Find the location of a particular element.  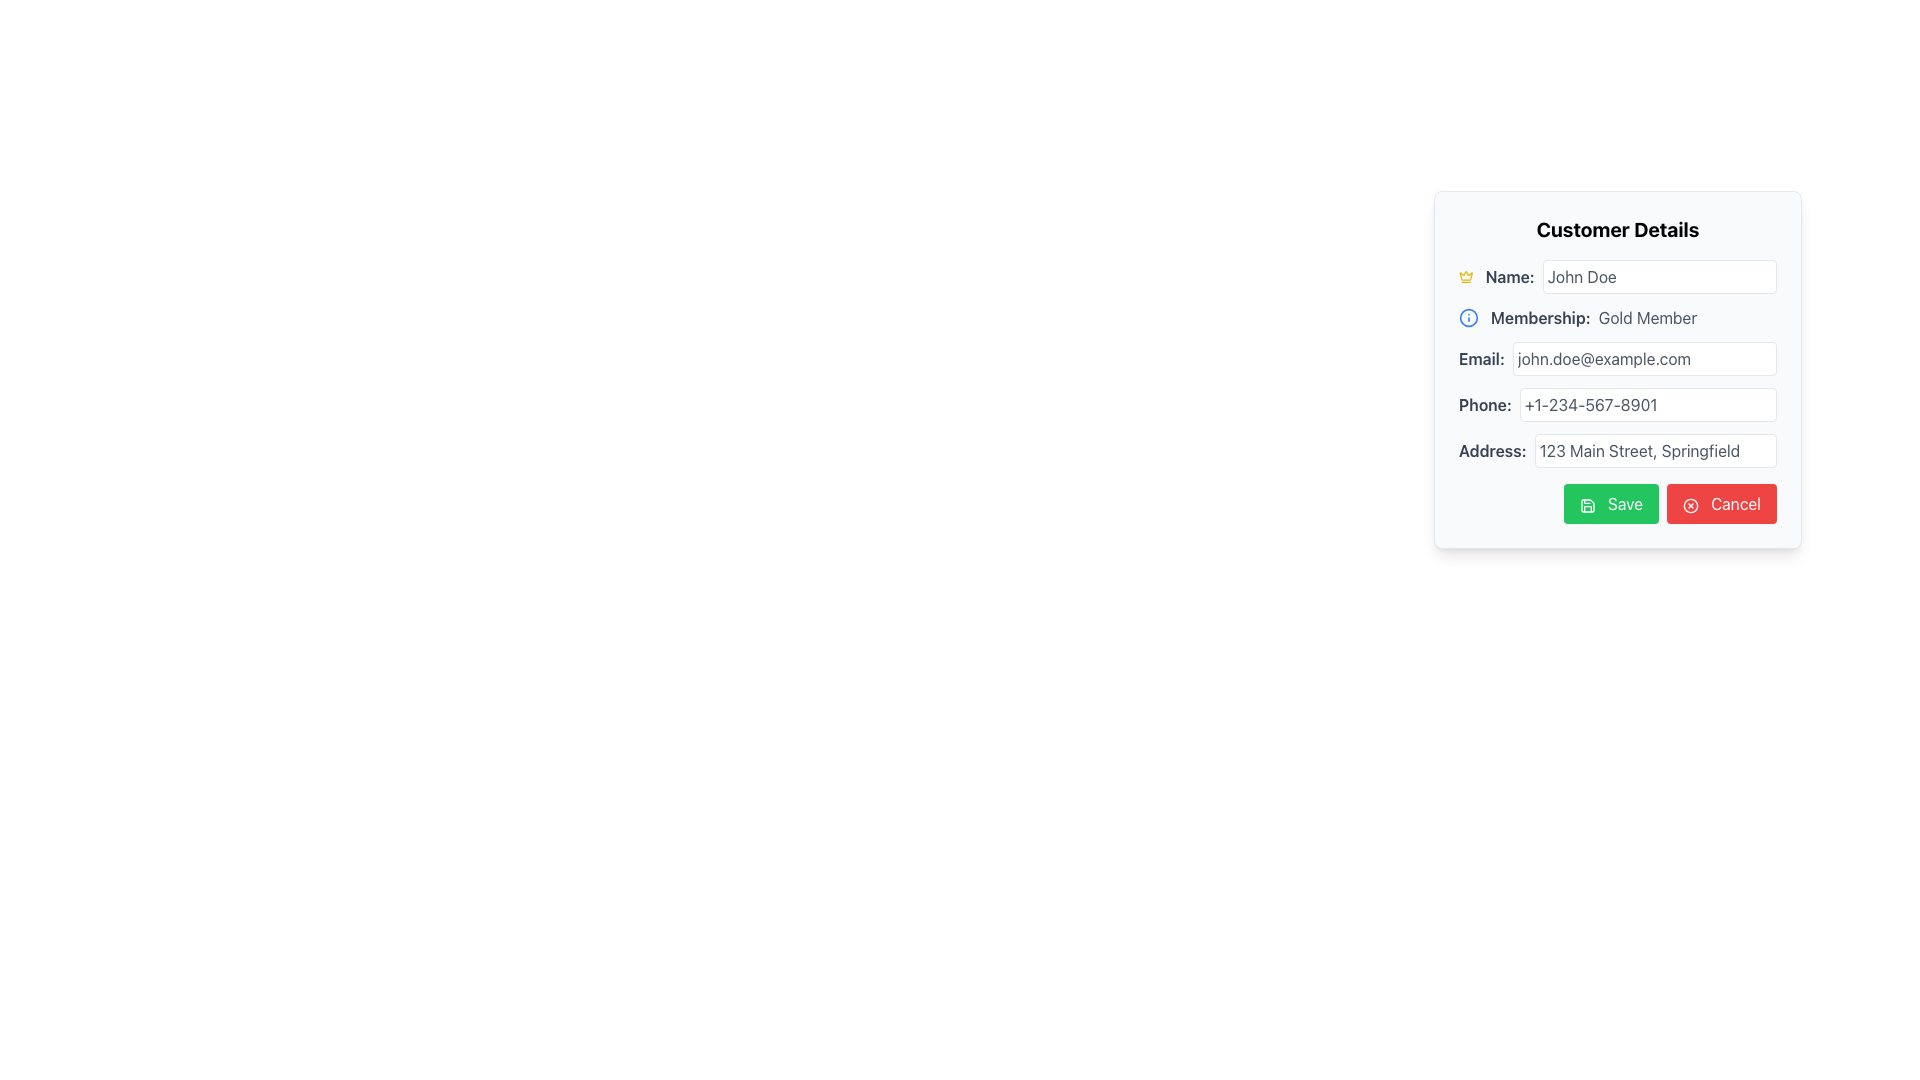

the text input field for email, which displays 'john.doe@example.com' in gray text is located at coordinates (1645, 357).